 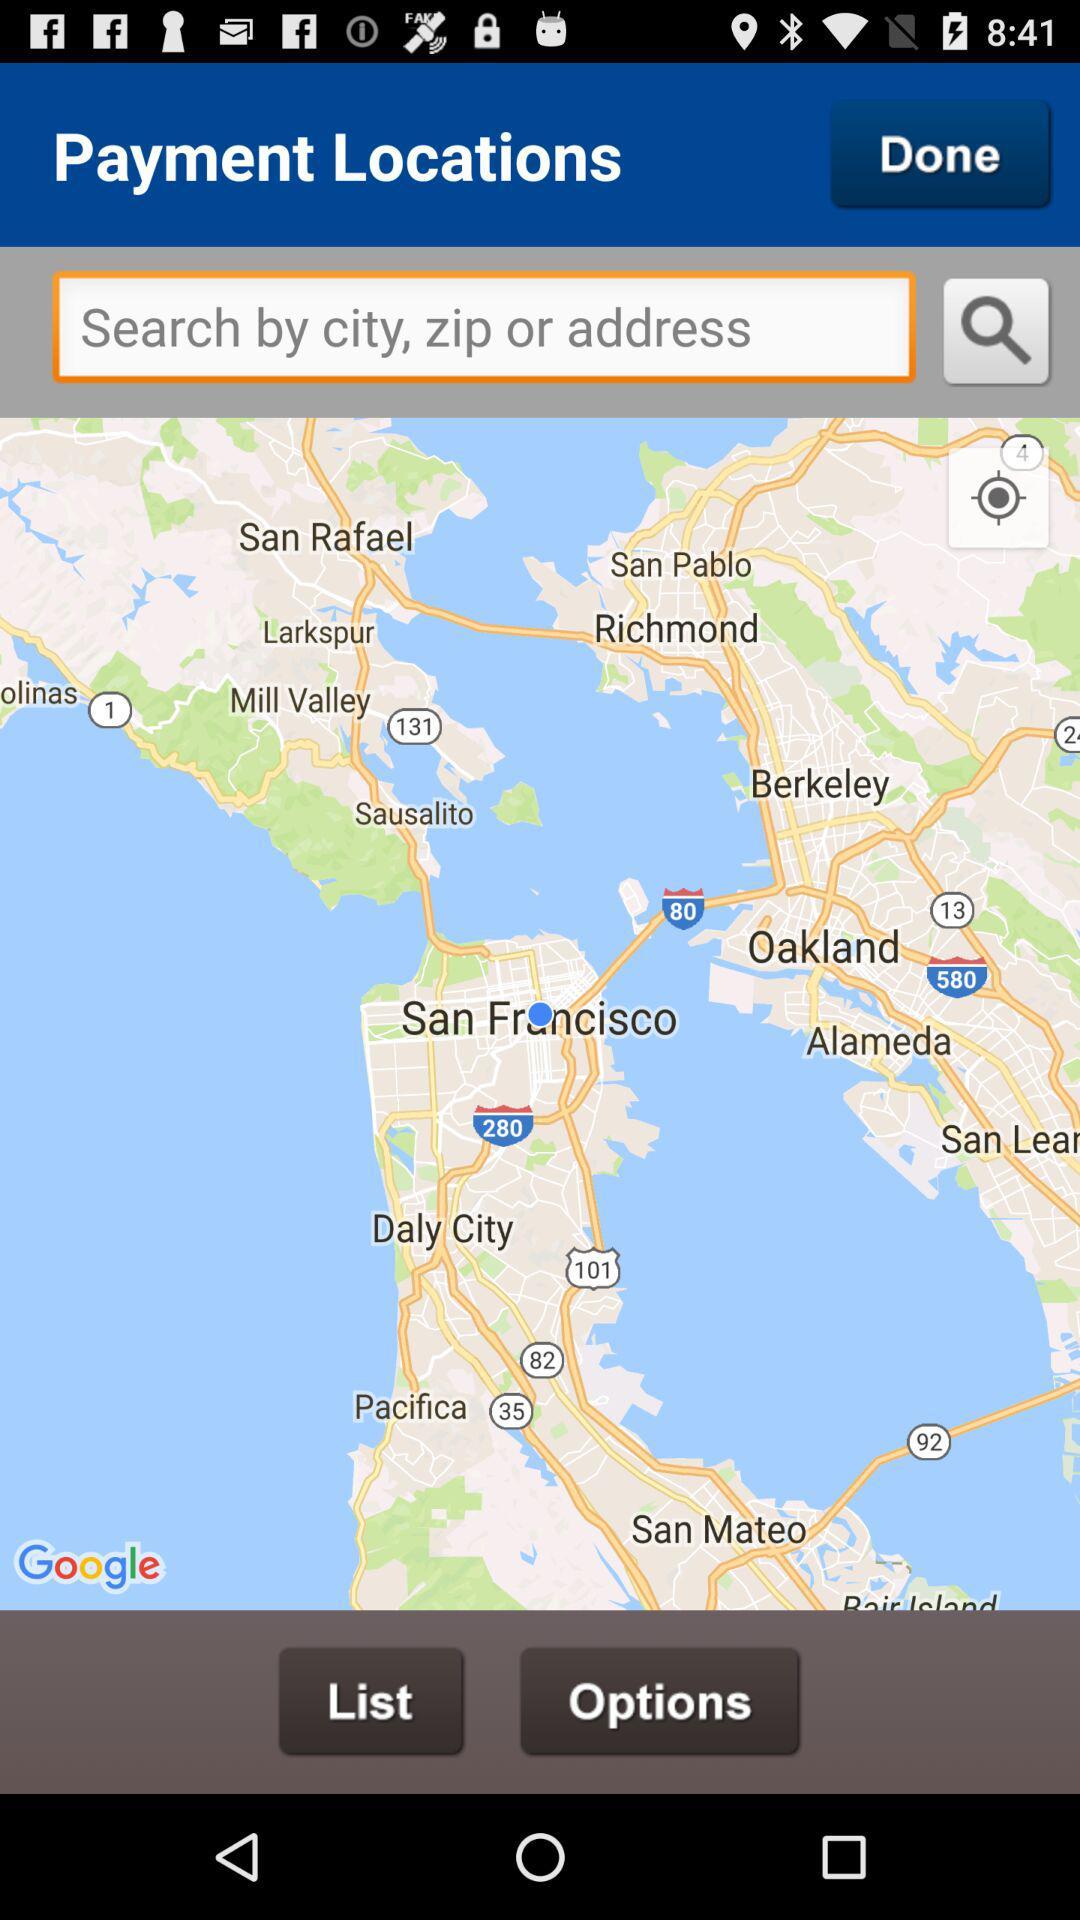 I want to click on the app to the right of the payment locations icon, so click(x=941, y=153).